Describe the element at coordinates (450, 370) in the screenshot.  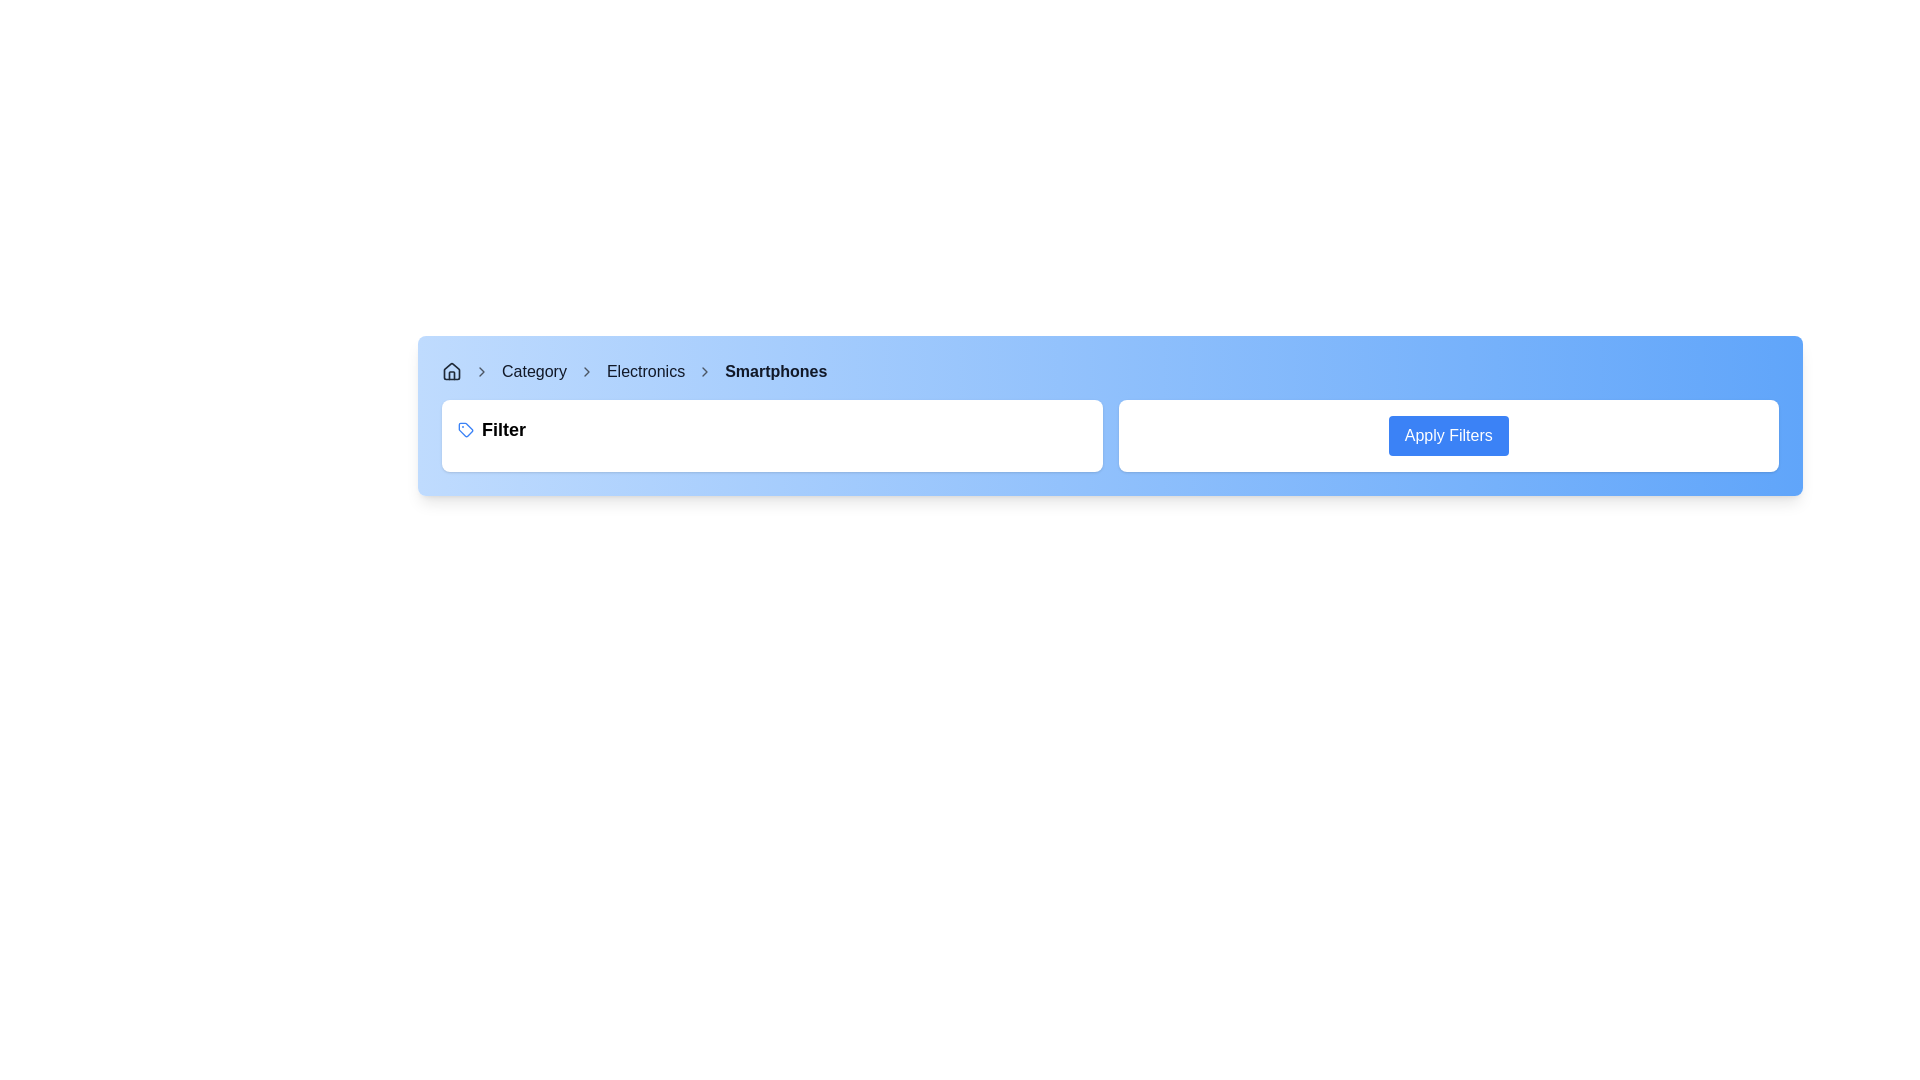
I see `the home icon located` at that location.